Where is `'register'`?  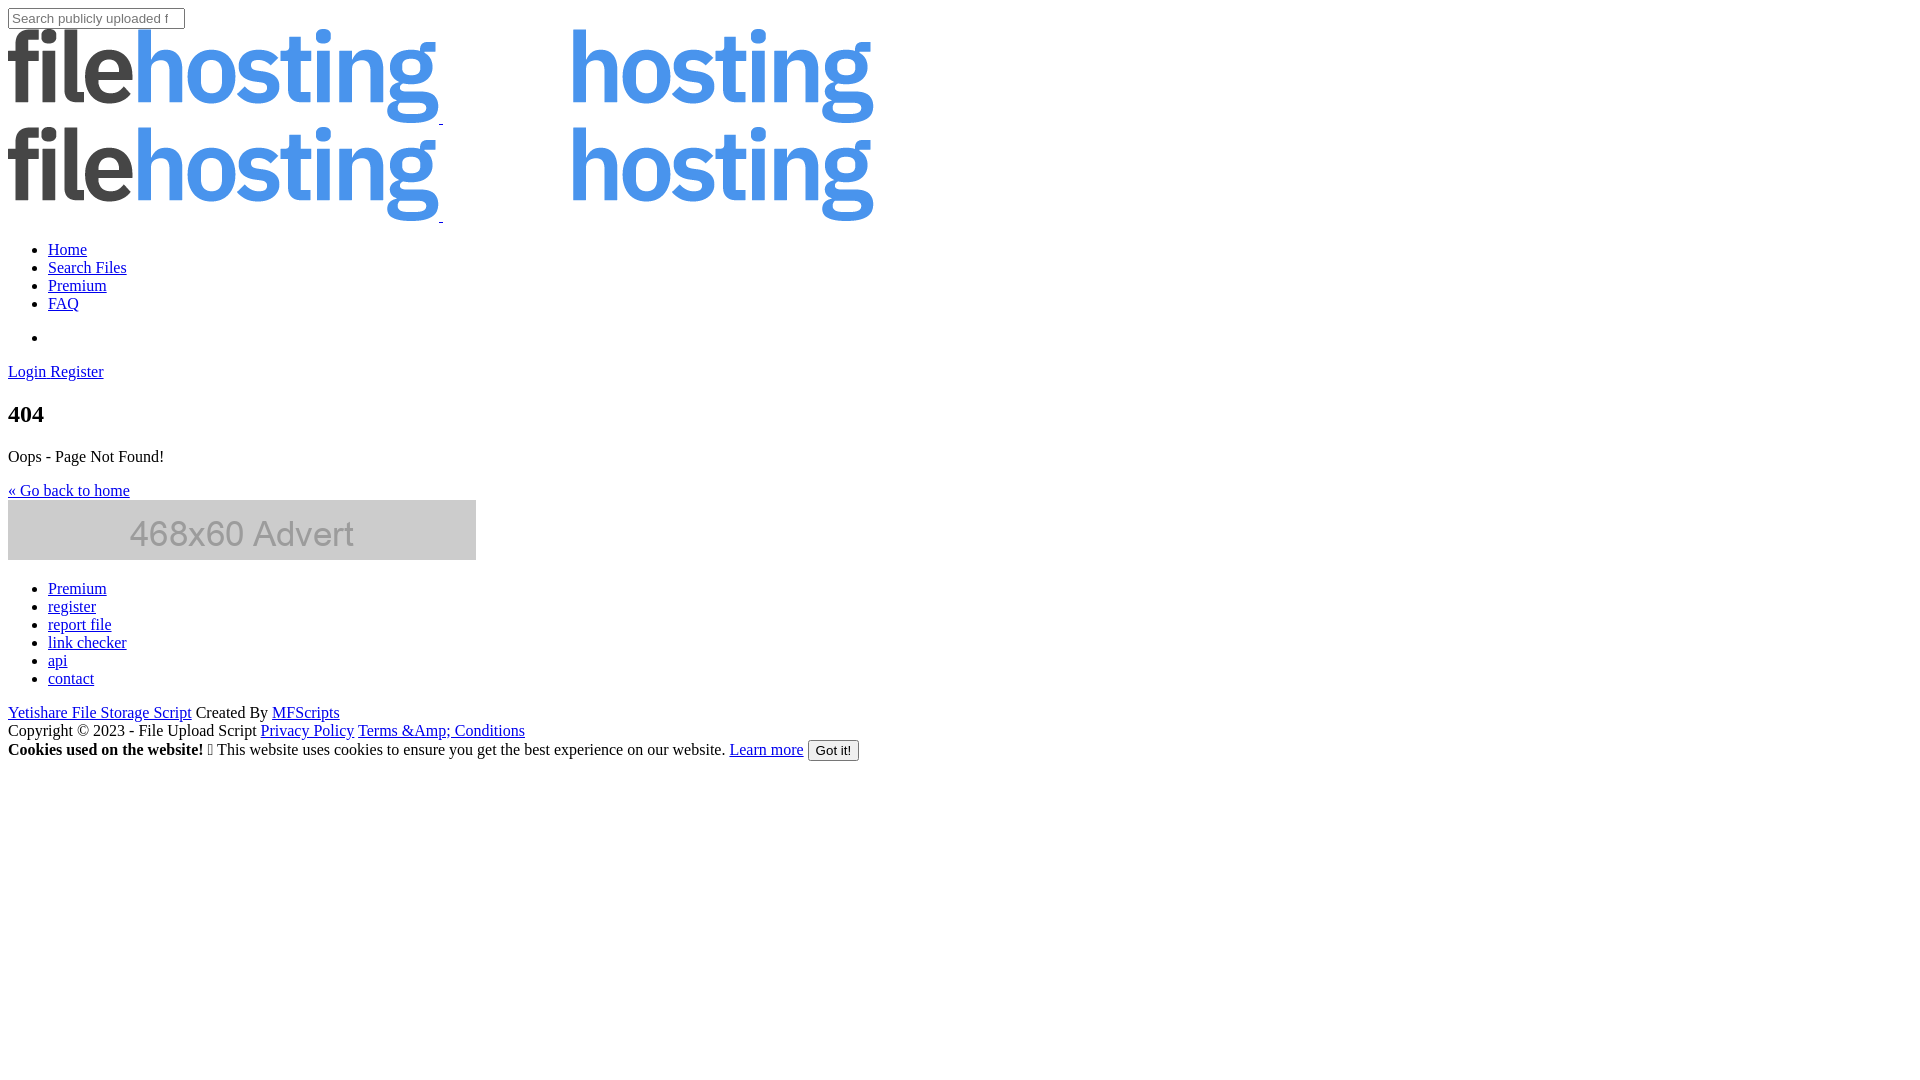
'register' is located at coordinates (48, 605).